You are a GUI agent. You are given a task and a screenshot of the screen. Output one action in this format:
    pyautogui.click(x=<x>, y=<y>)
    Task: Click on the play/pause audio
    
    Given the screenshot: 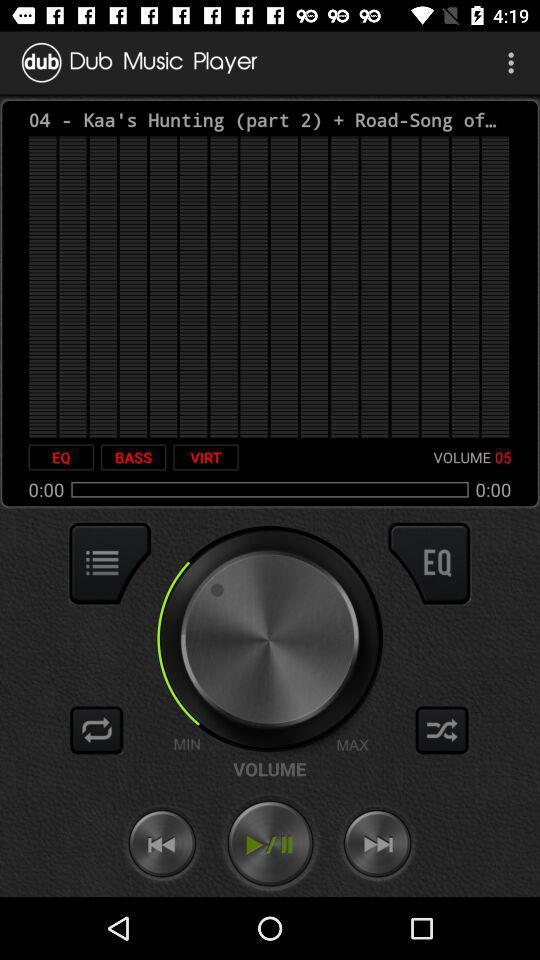 What is the action you would take?
    pyautogui.click(x=270, y=843)
    